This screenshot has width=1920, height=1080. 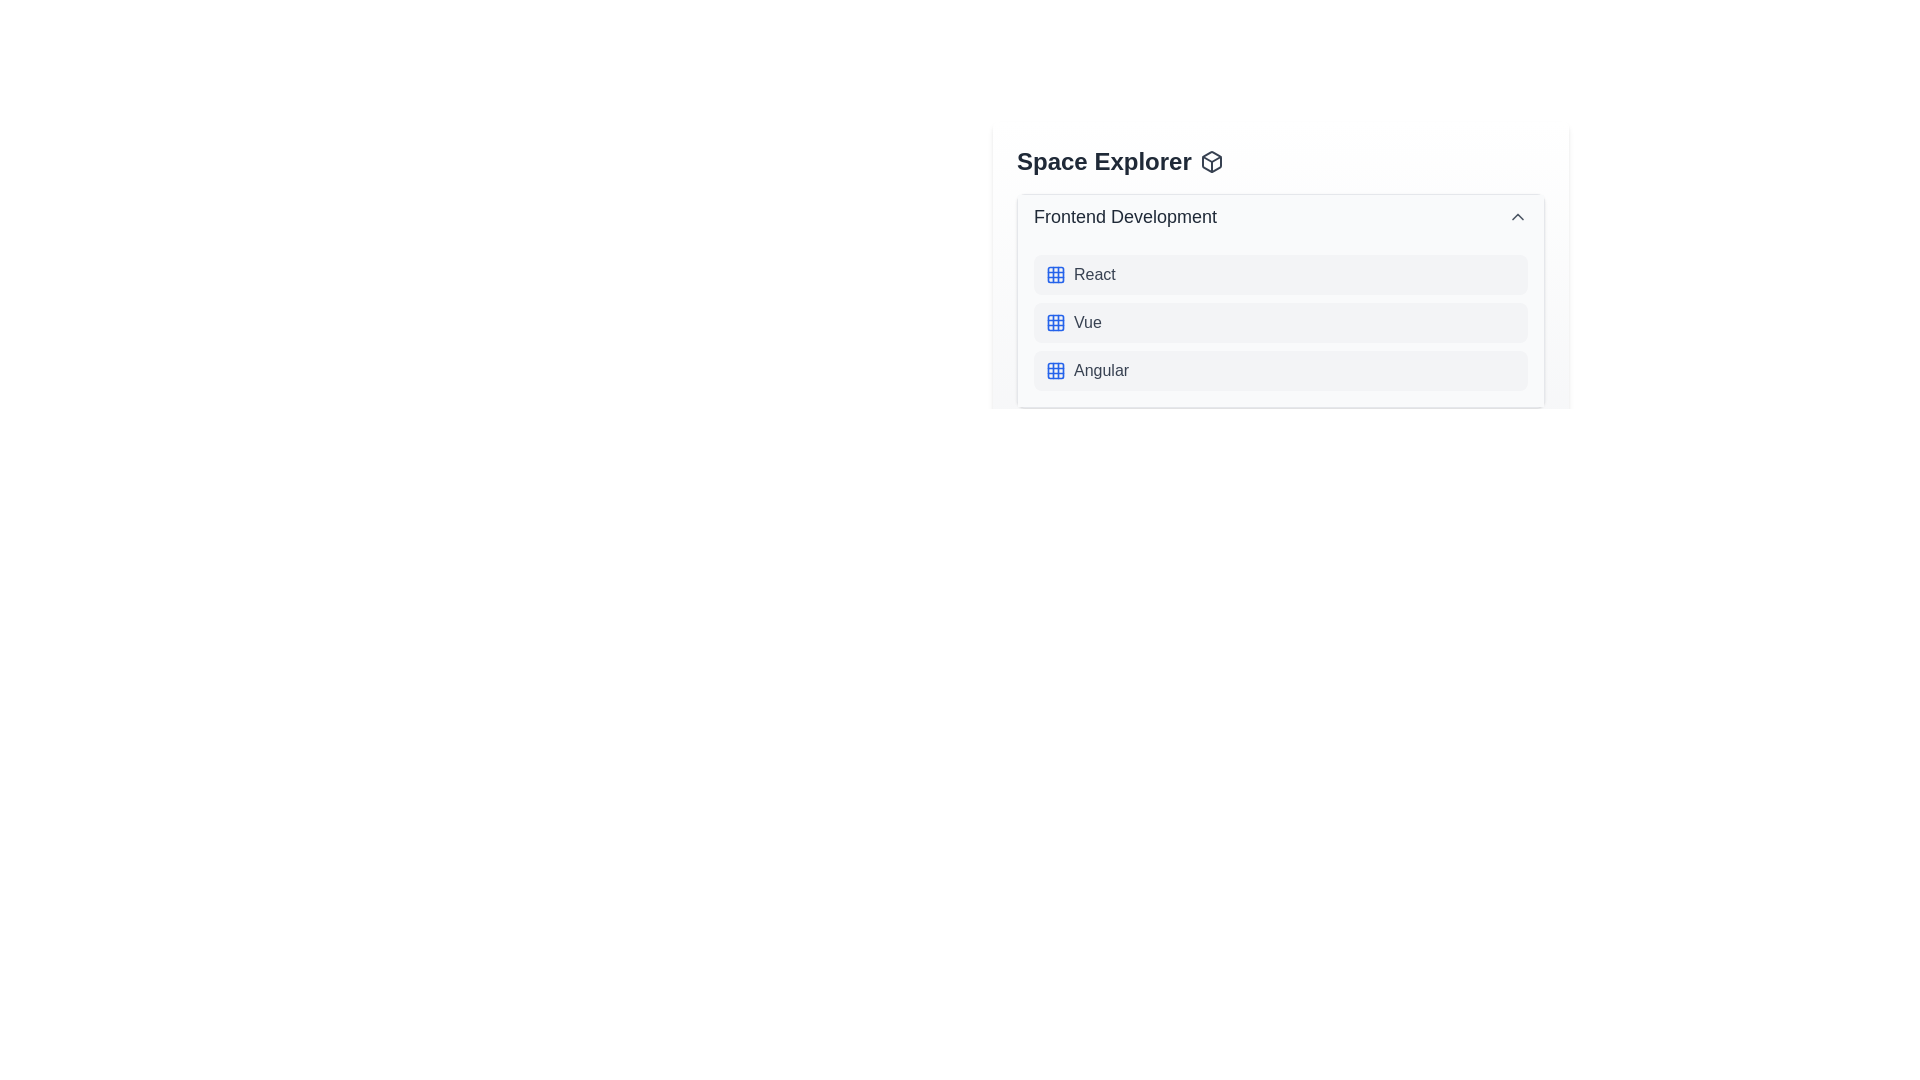 I want to click on the button that contains the grid icon associated with the 'Vue' category under 'Frontend Development', so click(x=1055, y=322).